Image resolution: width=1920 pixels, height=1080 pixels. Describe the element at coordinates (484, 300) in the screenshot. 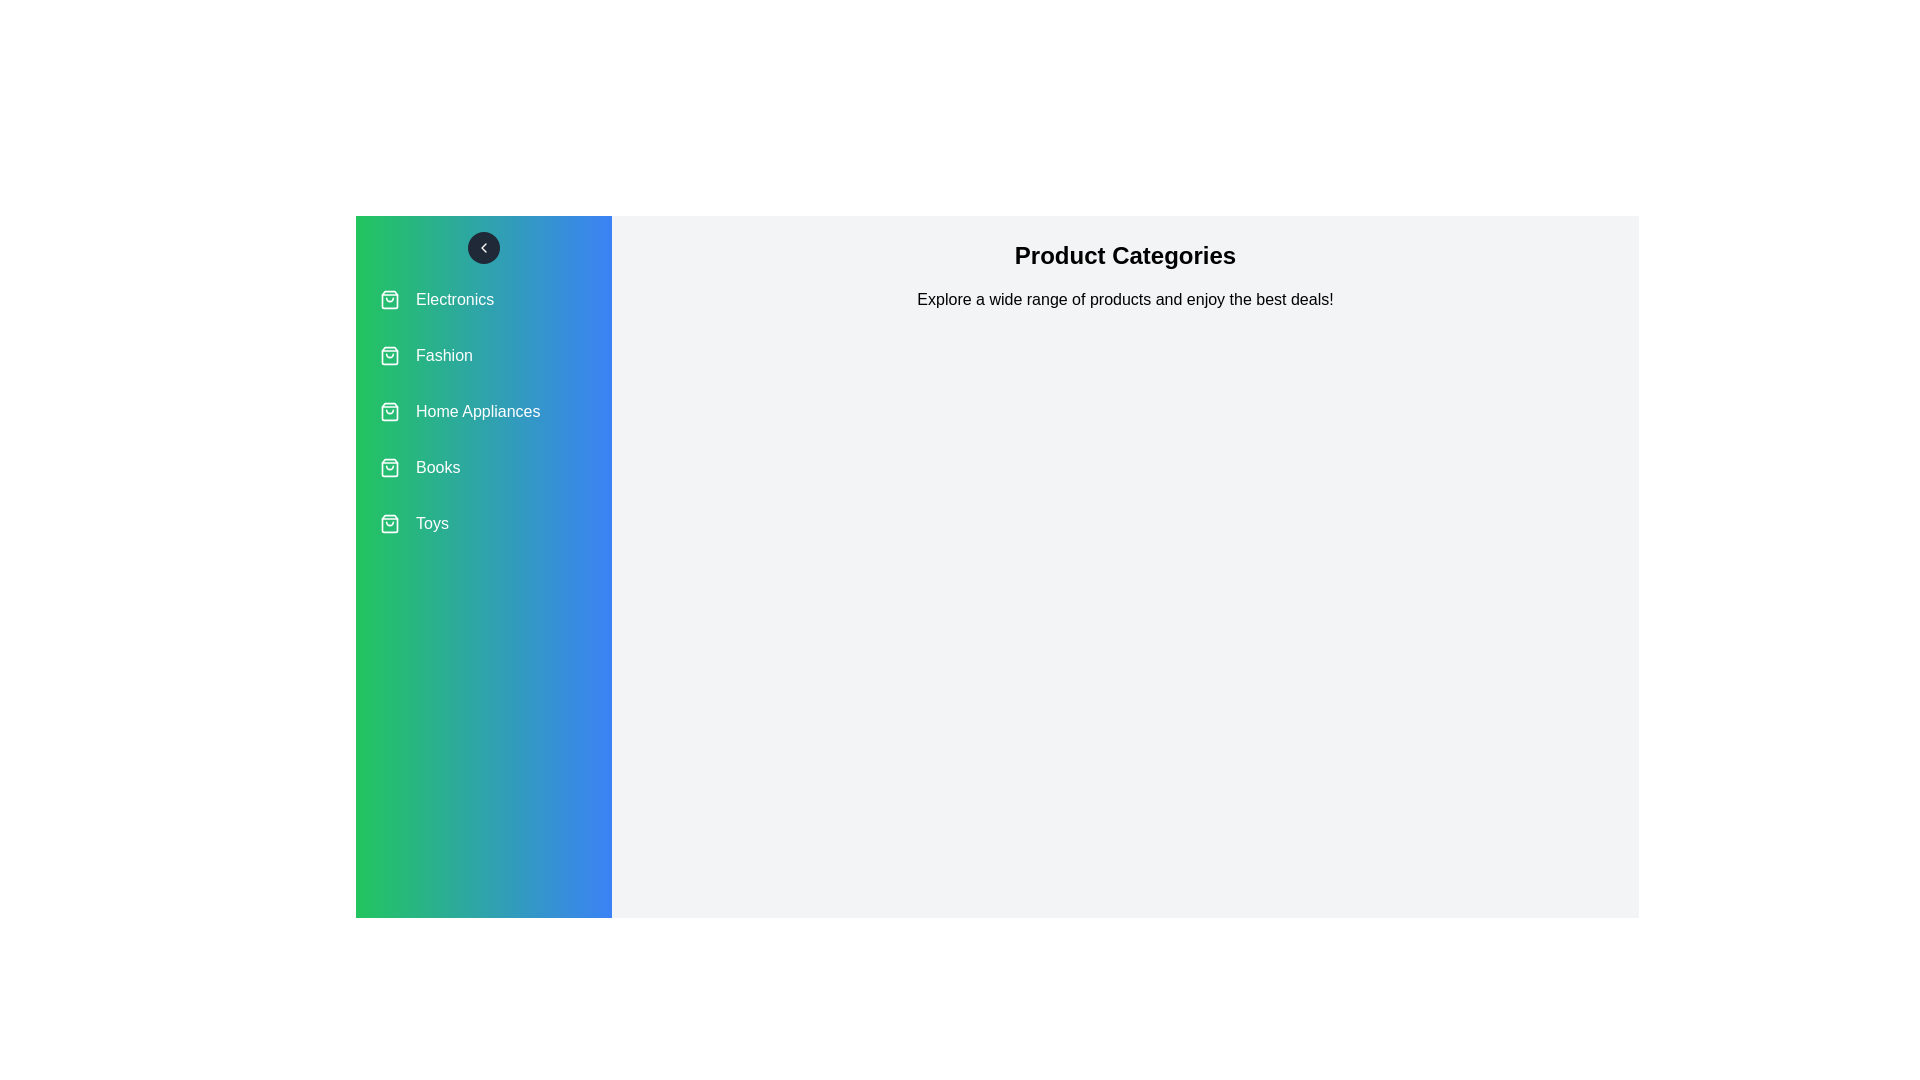

I see `the category Electronics` at that location.